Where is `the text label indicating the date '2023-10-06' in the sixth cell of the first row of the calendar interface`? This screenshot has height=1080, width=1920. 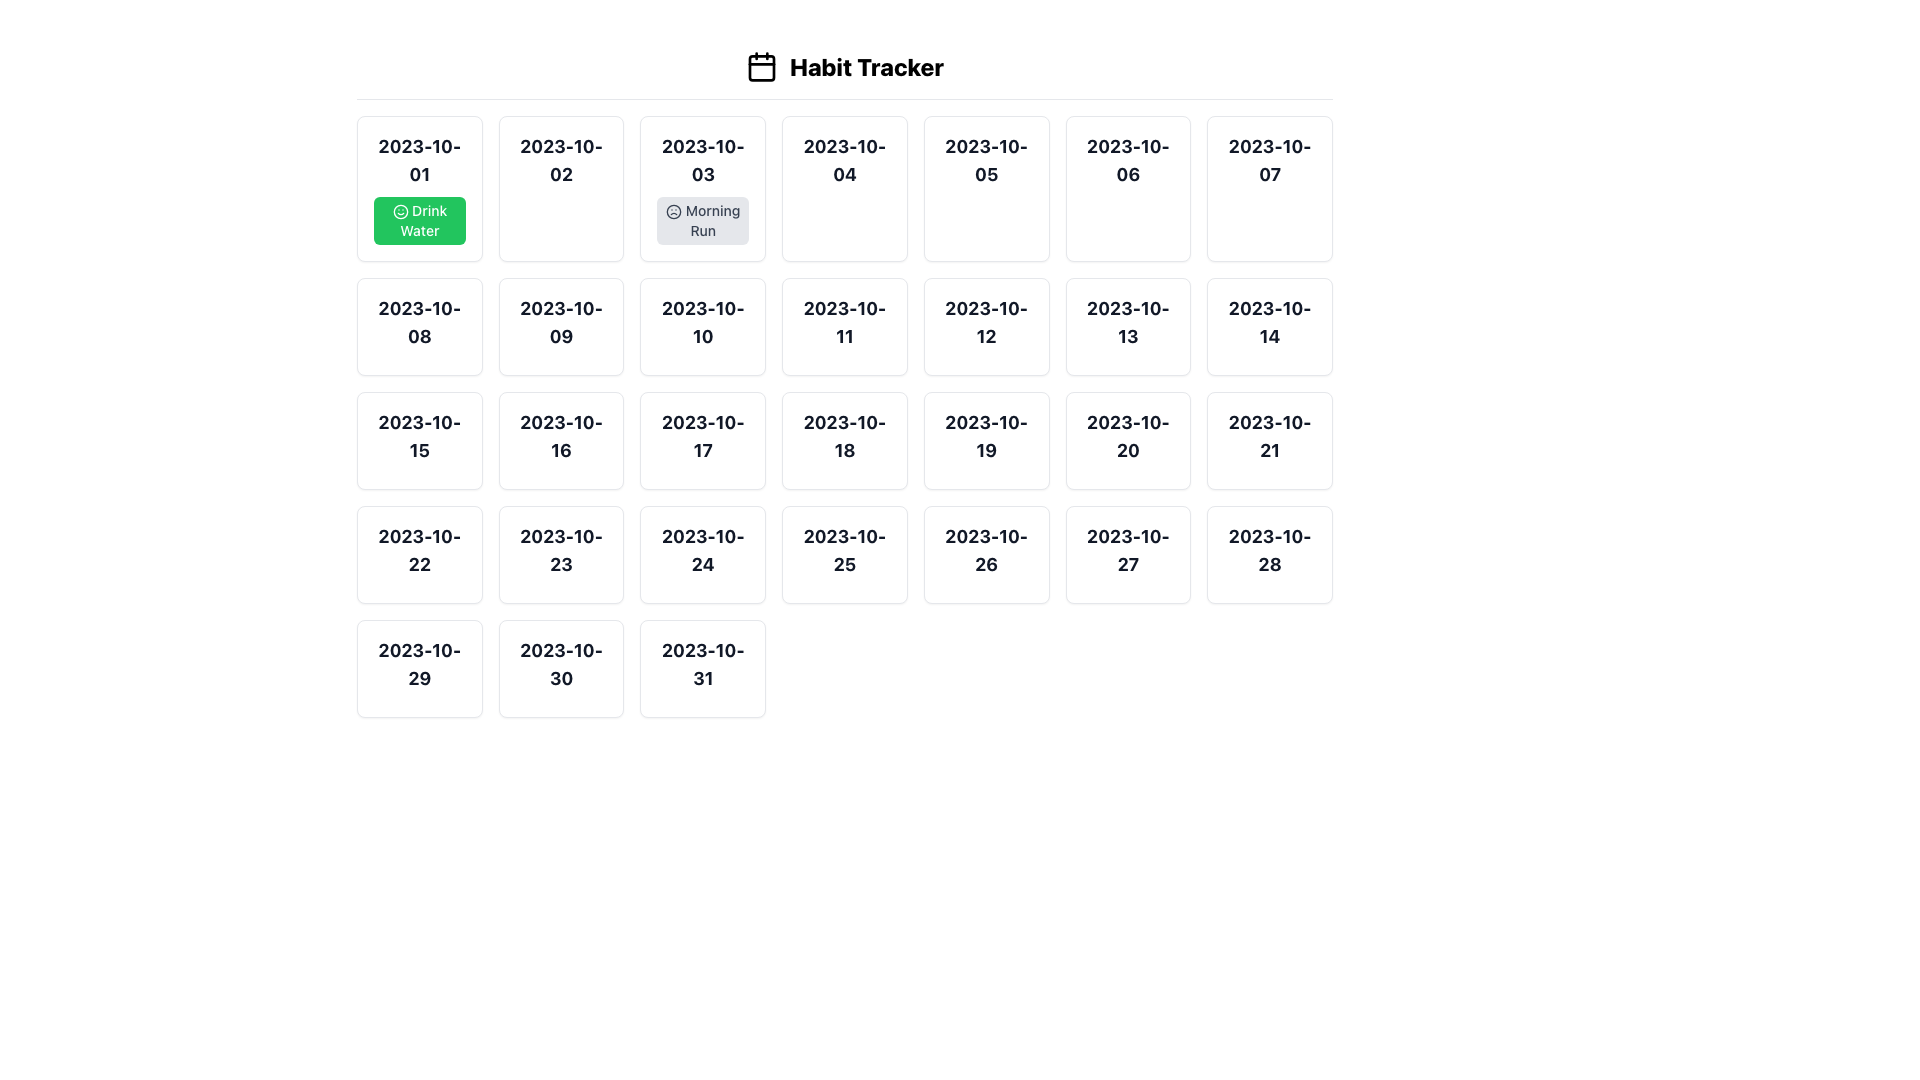
the text label indicating the date '2023-10-06' in the sixth cell of the first row of the calendar interface is located at coordinates (1128, 160).